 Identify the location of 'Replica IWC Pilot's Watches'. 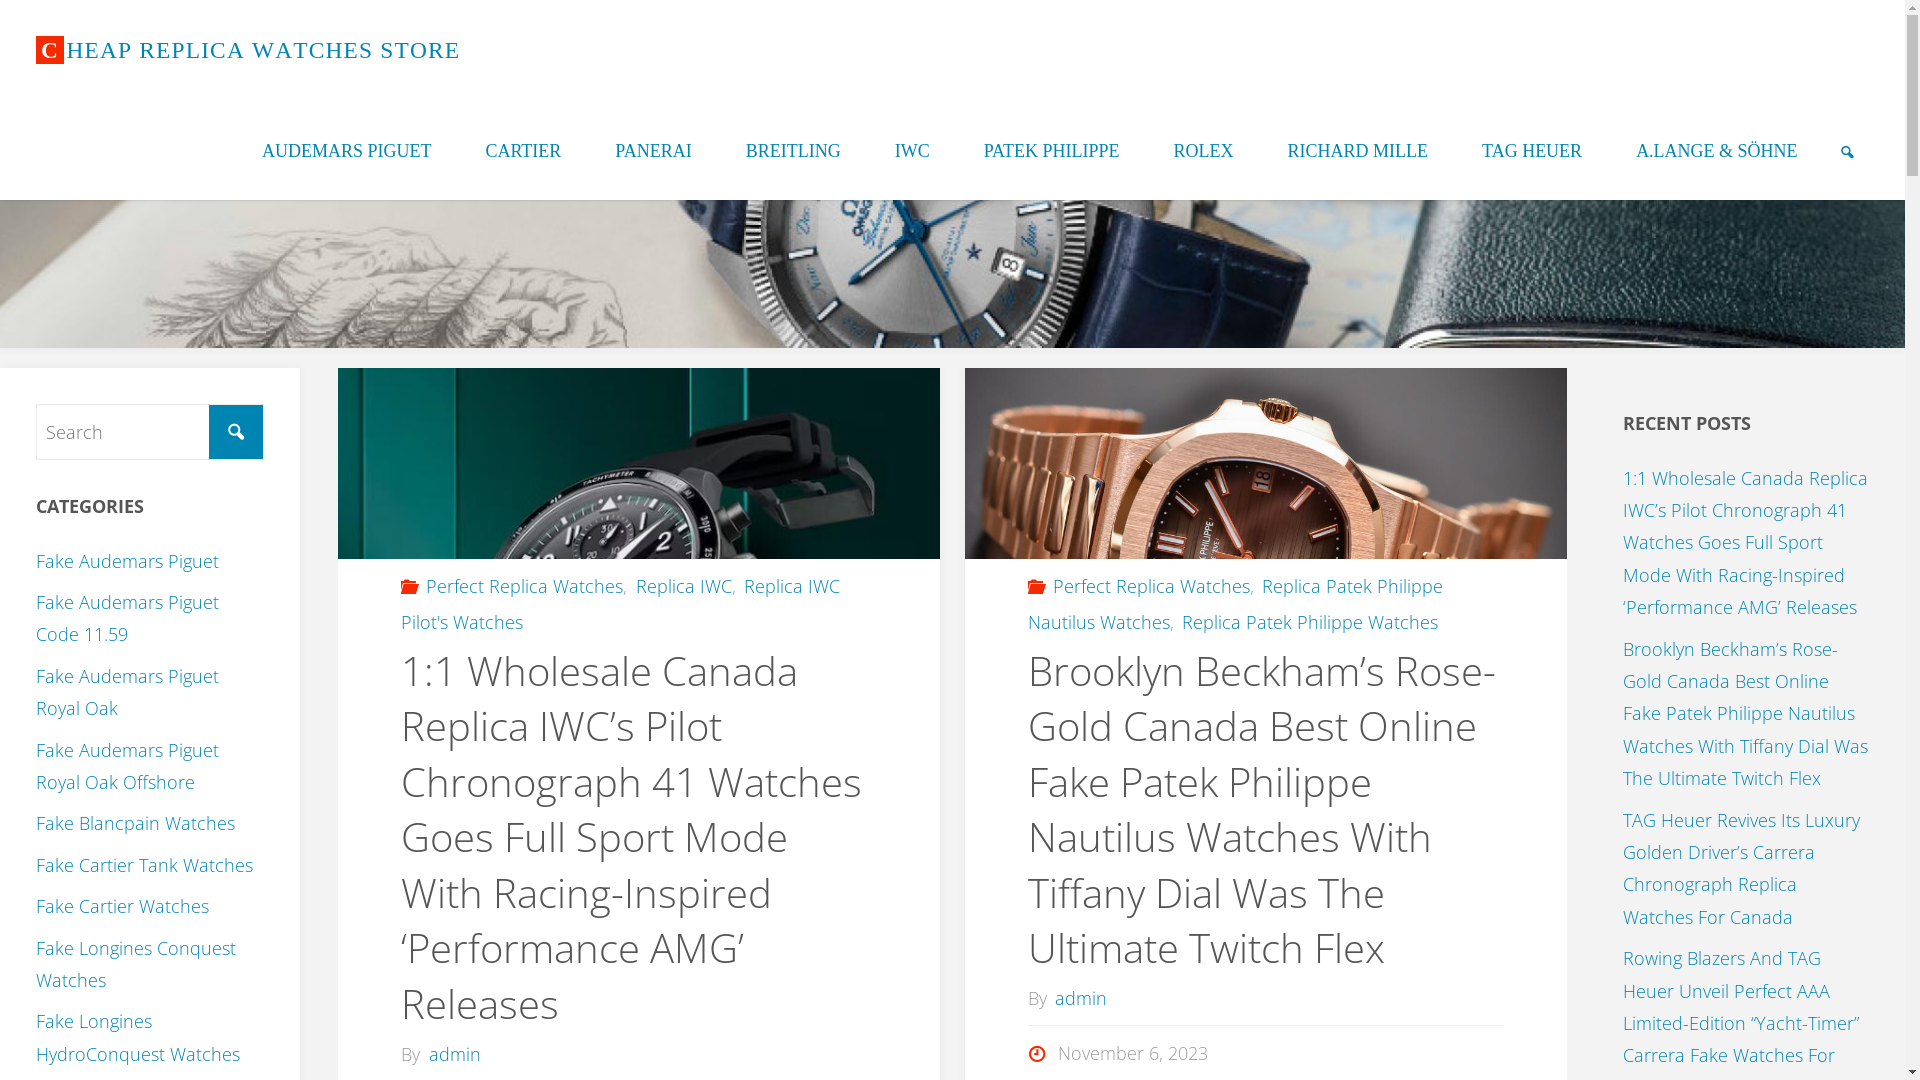
(619, 603).